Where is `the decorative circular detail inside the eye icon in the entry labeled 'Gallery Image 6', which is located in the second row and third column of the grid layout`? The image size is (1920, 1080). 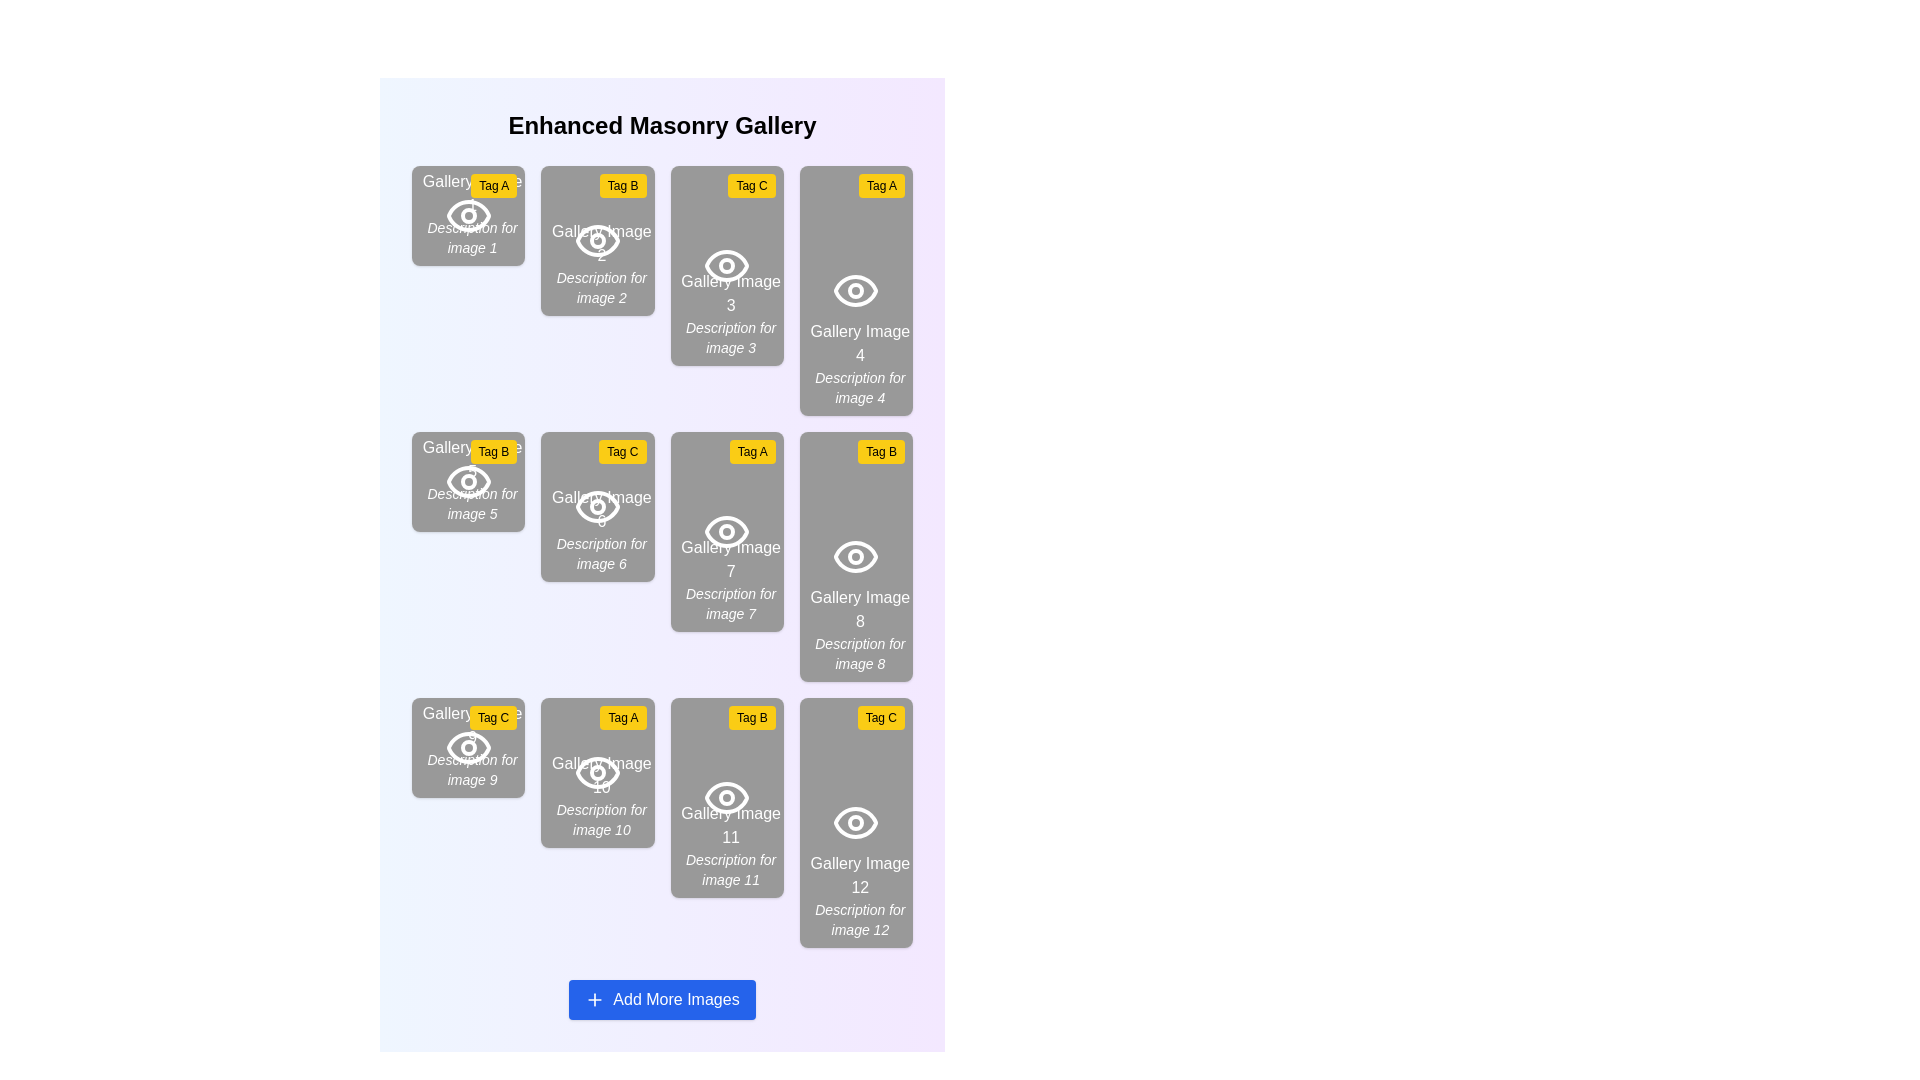 the decorative circular detail inside the eye icon in the entry labeled 'Gallery Image 6', which is located in the second row and third column of the grid layout is located at coordinates (596, 505).